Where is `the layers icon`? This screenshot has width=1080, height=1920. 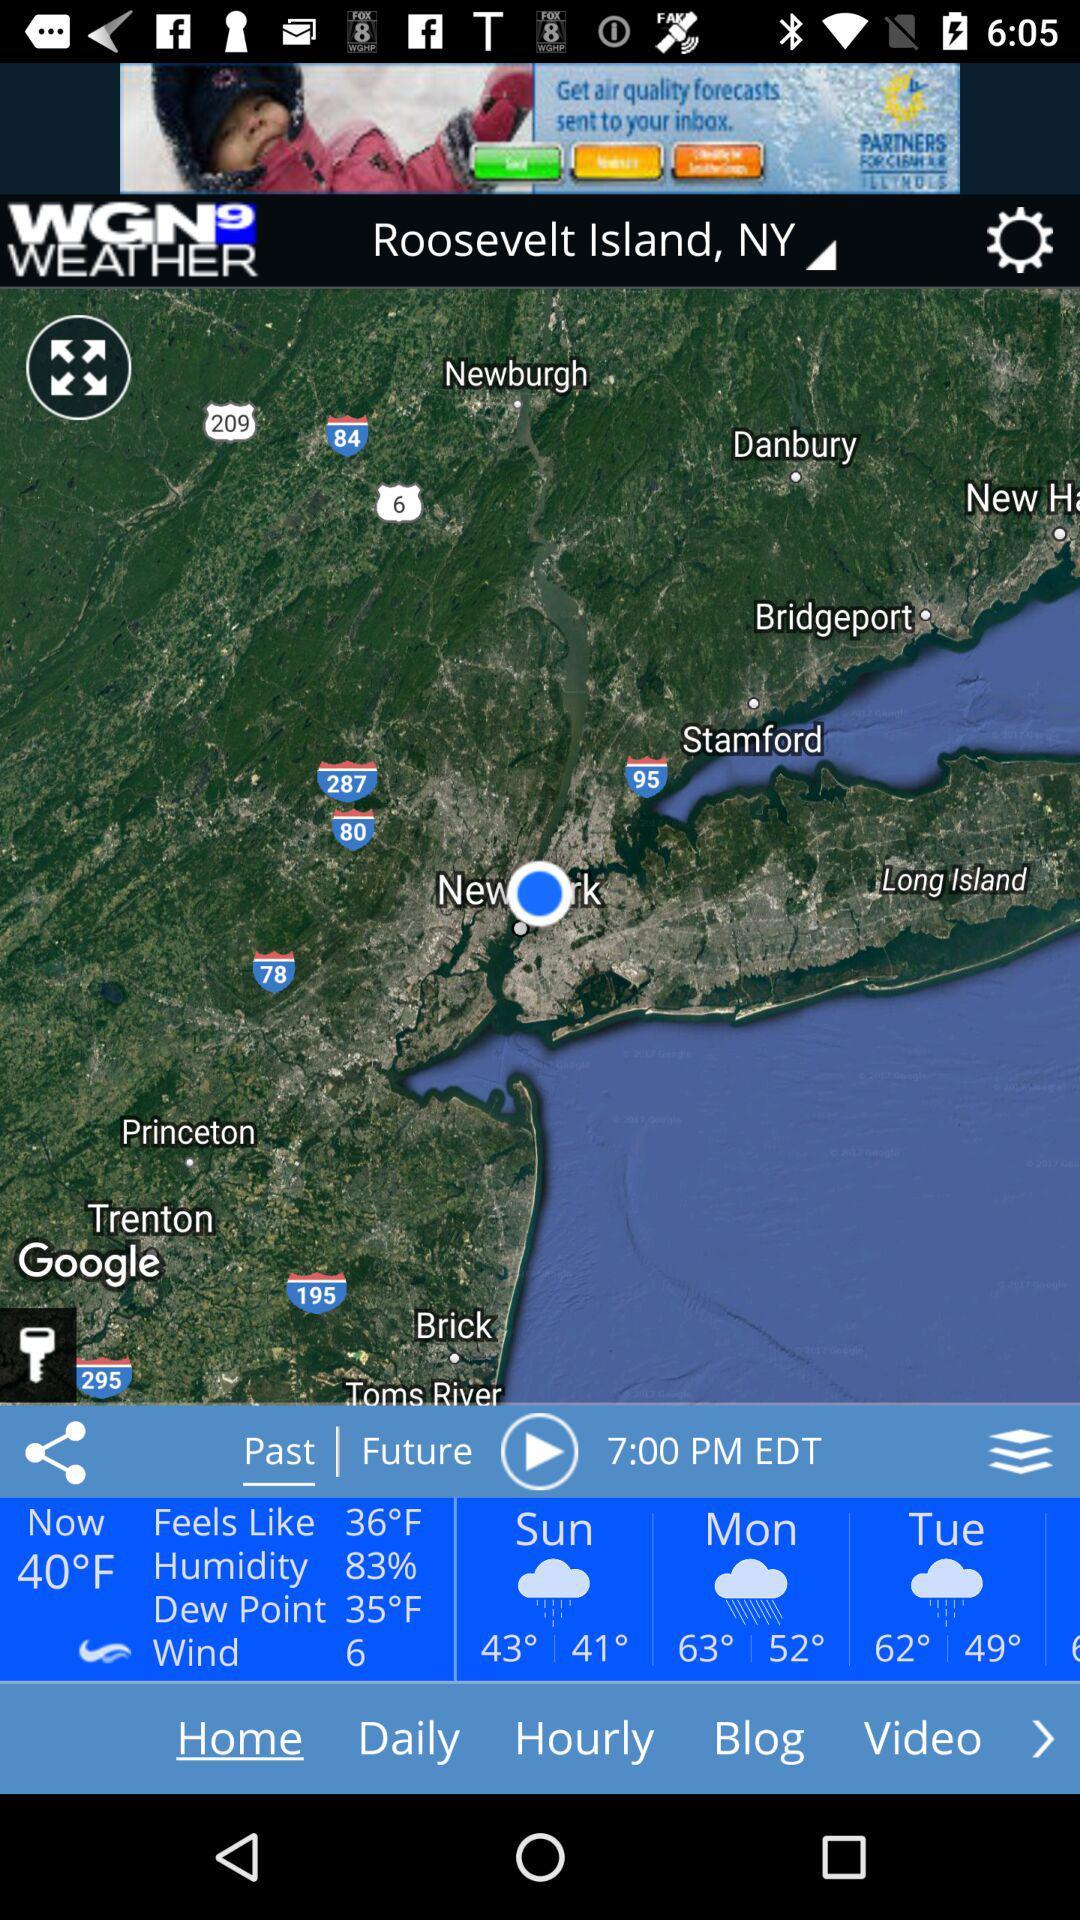
the layers icon is located at coordinates (1020, 1451).